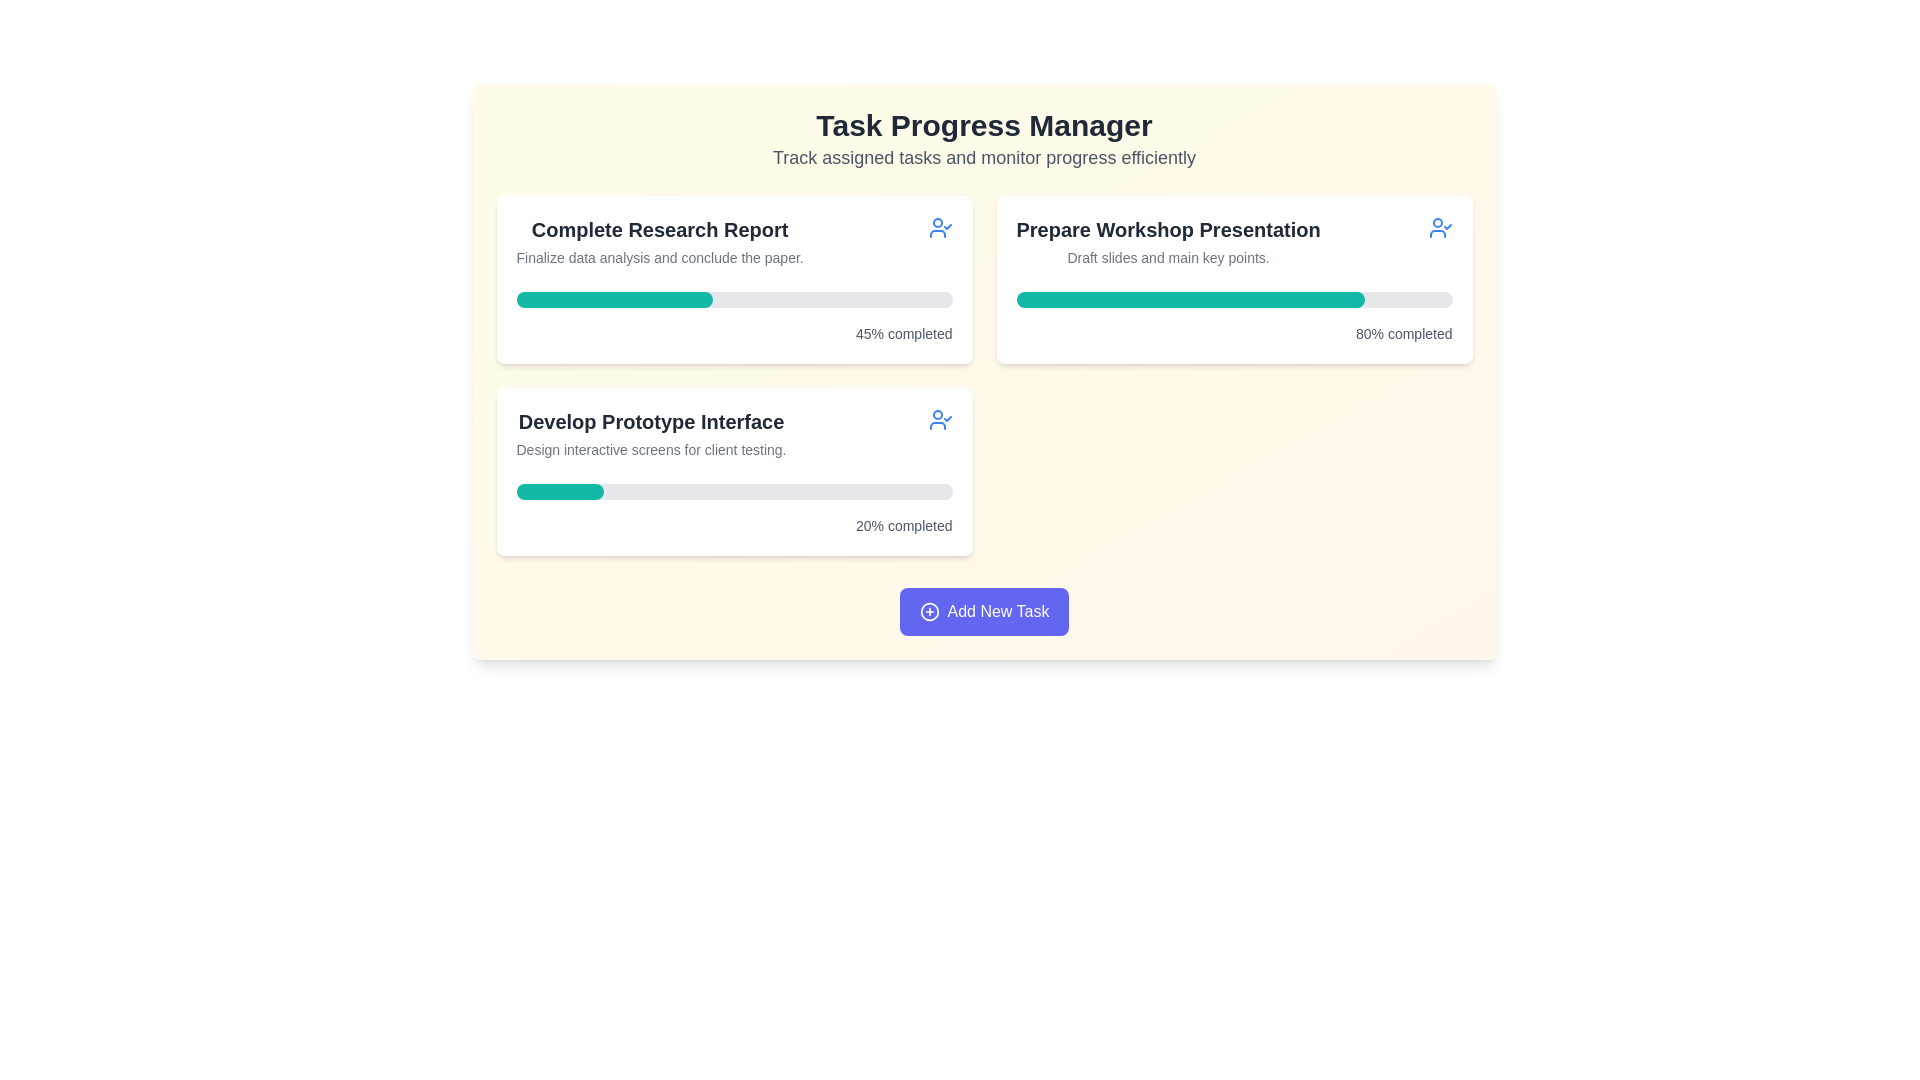 Image resolution: width=1920 pixels, height=1080 pixels. Describe the element at coordinates (660, 241) in the screenshot. I see `the Text Block that displays the task title and its description, located in the top-left corner of the grid layout, above the 'Prepare Workshop Presentation' card` at that location.